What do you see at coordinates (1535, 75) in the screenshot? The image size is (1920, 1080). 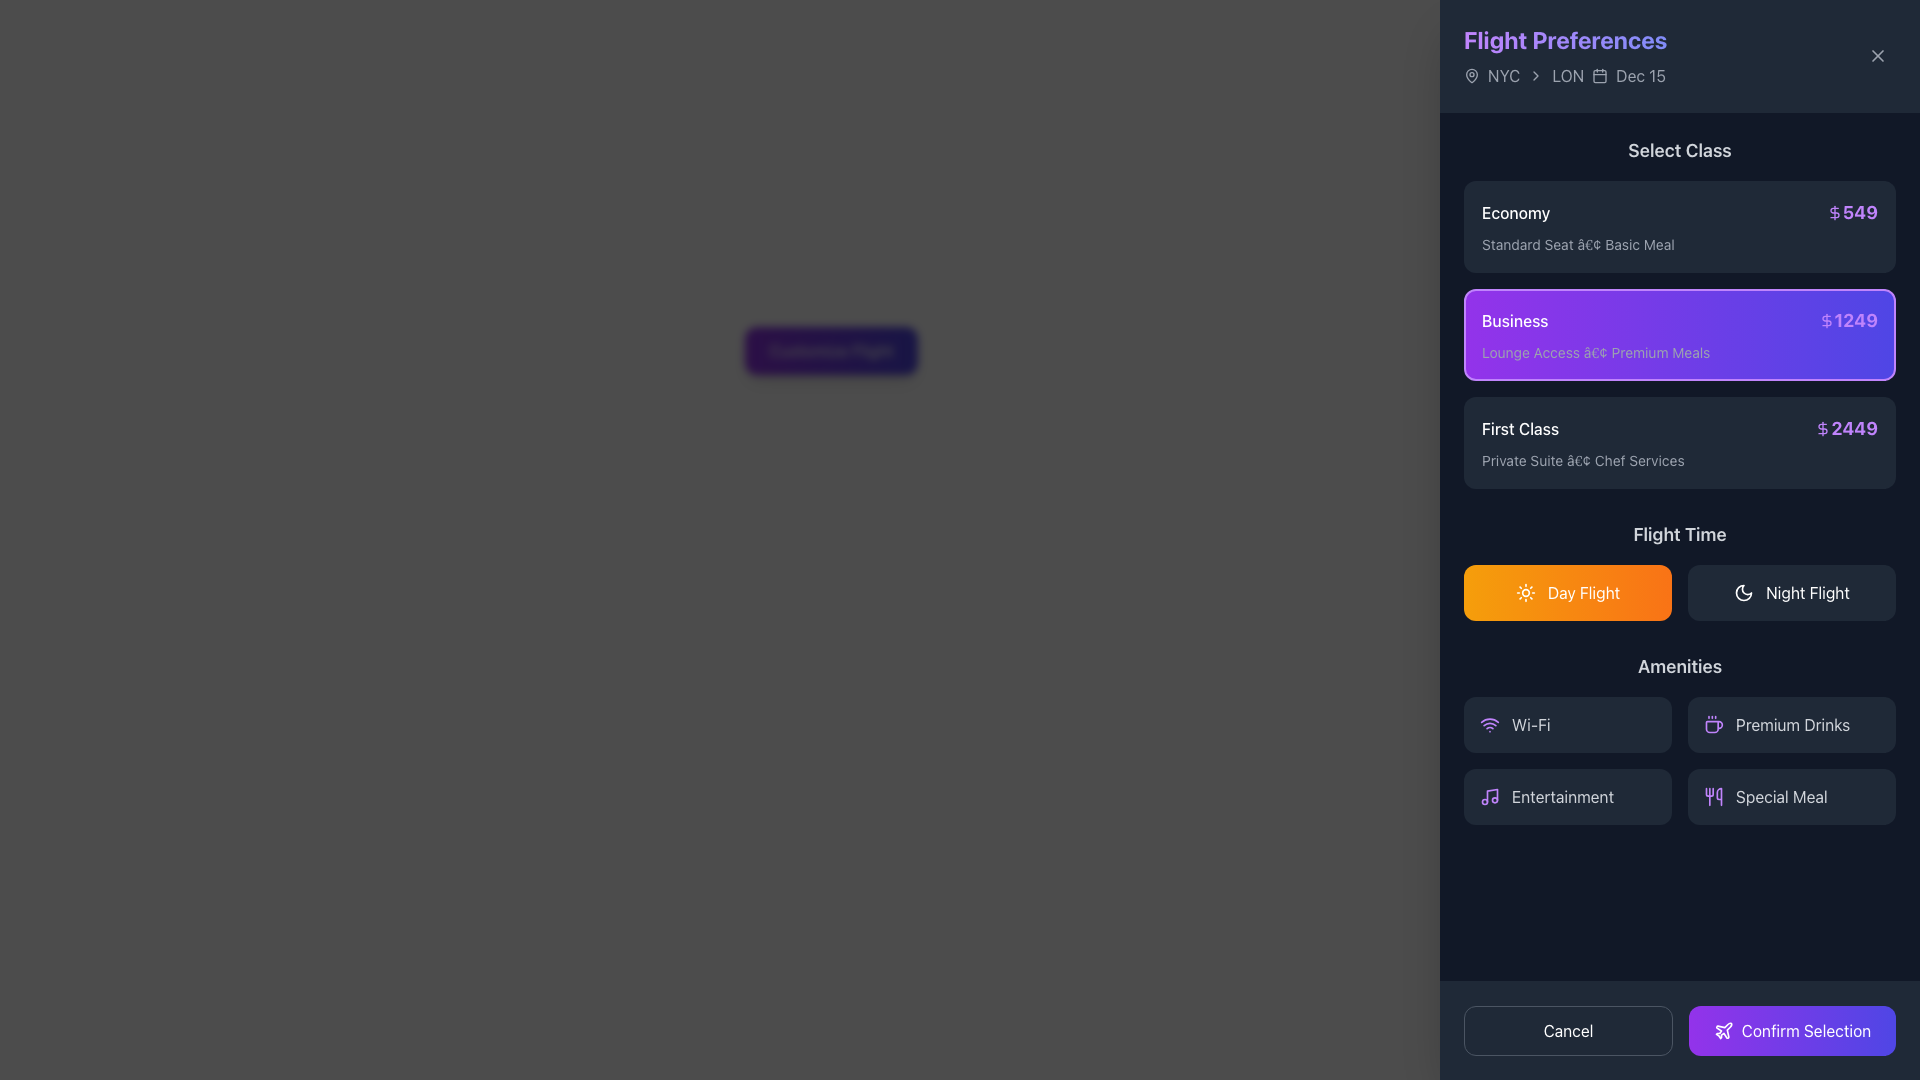 I see `the Right Arrow icon that visually separates 'NYC' and 'LON', indicating navigation between the two locations` at bounding box center [1535, 75].